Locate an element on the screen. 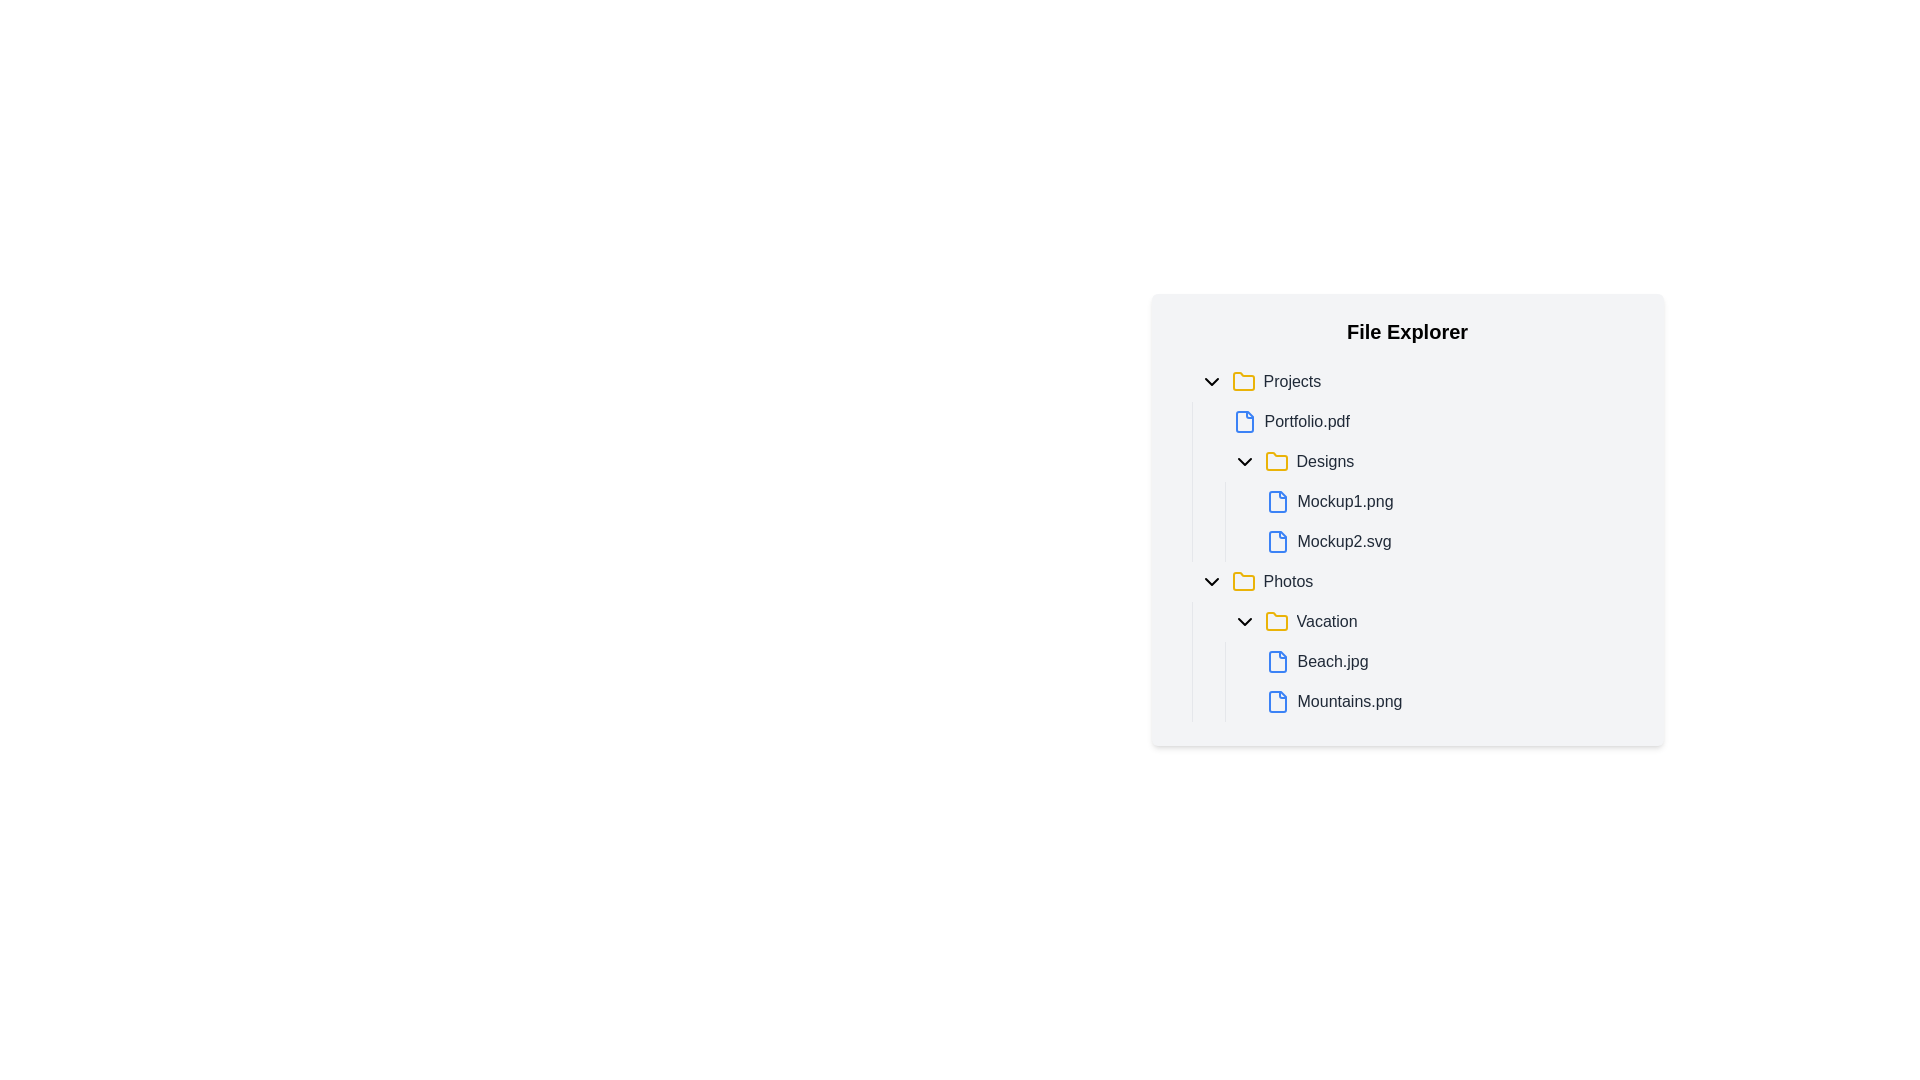  the folder icon in the 'Projects' section of the file explorer, located adjacent to 'Portfolio.pdf' and above 'Designs' is located at coordinates (1242, 381).